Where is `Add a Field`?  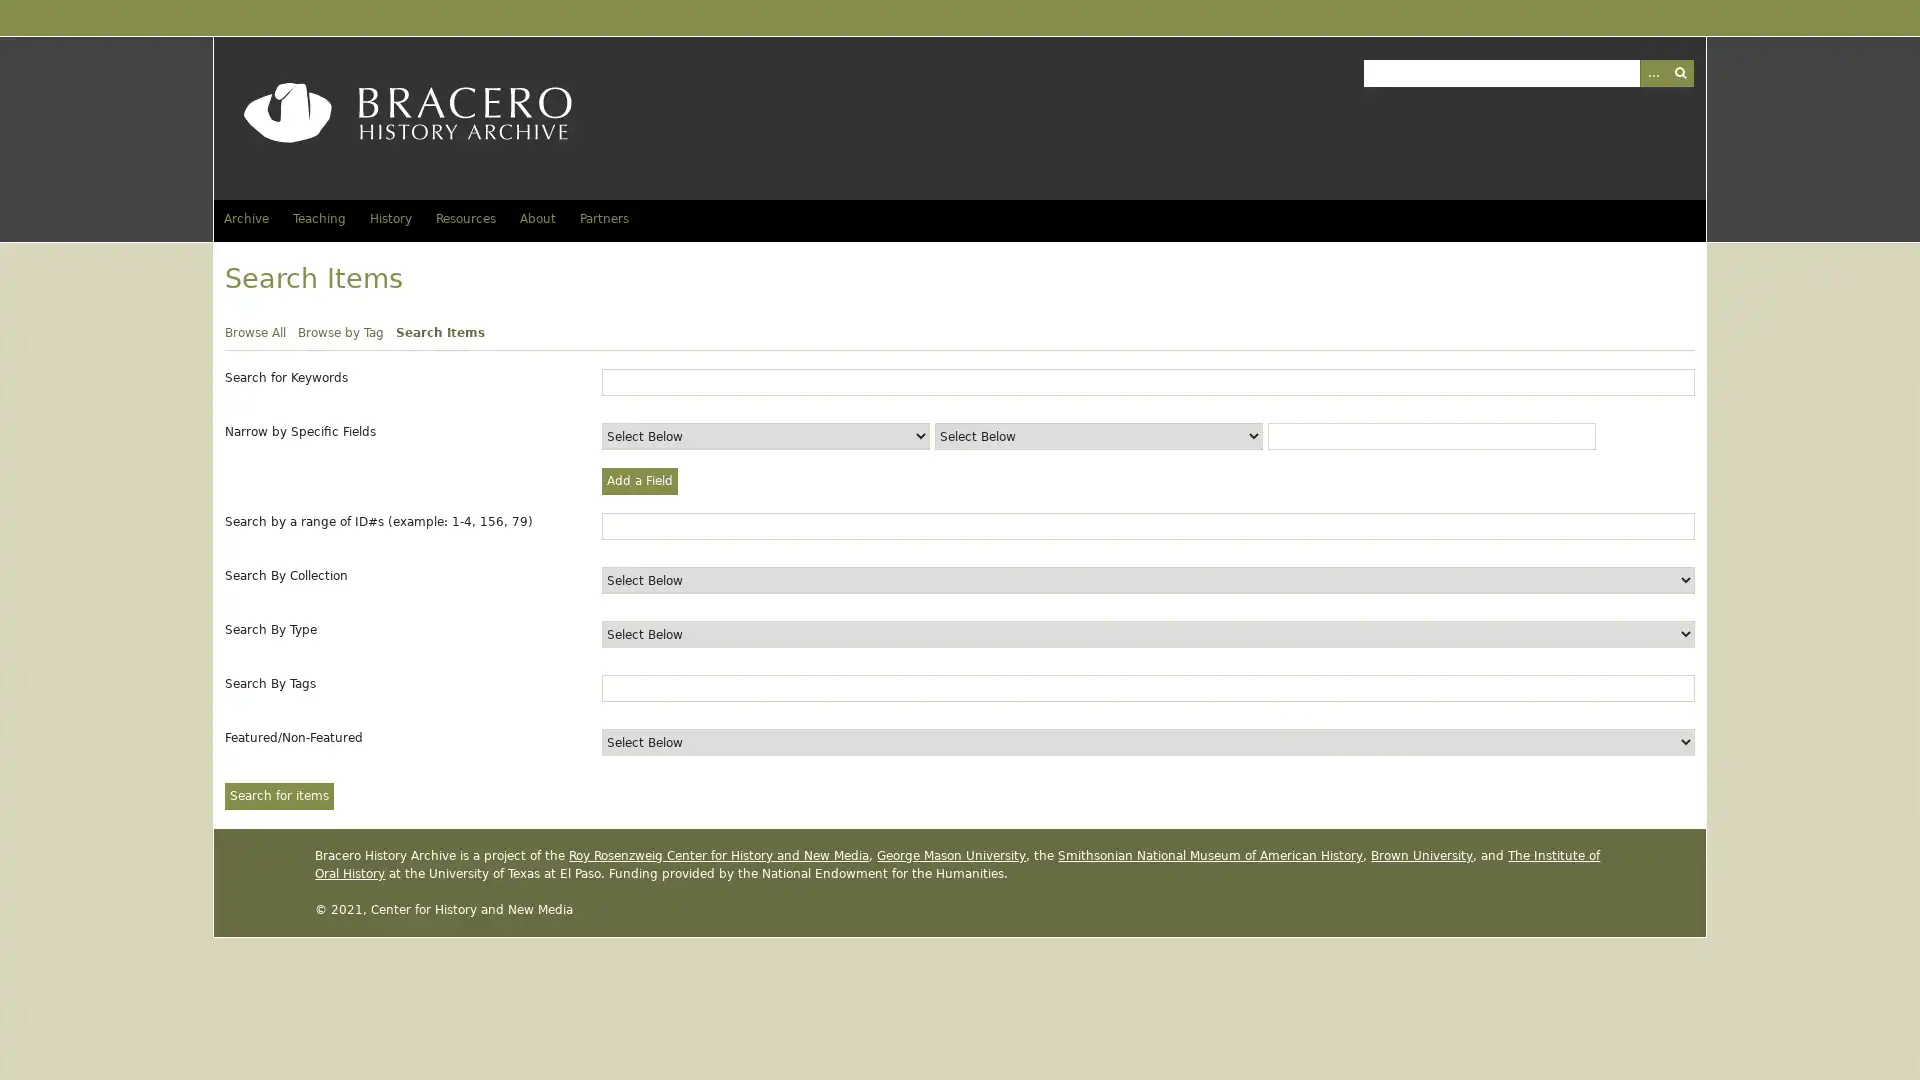 Add a Field is located at coordinates (638, 481).